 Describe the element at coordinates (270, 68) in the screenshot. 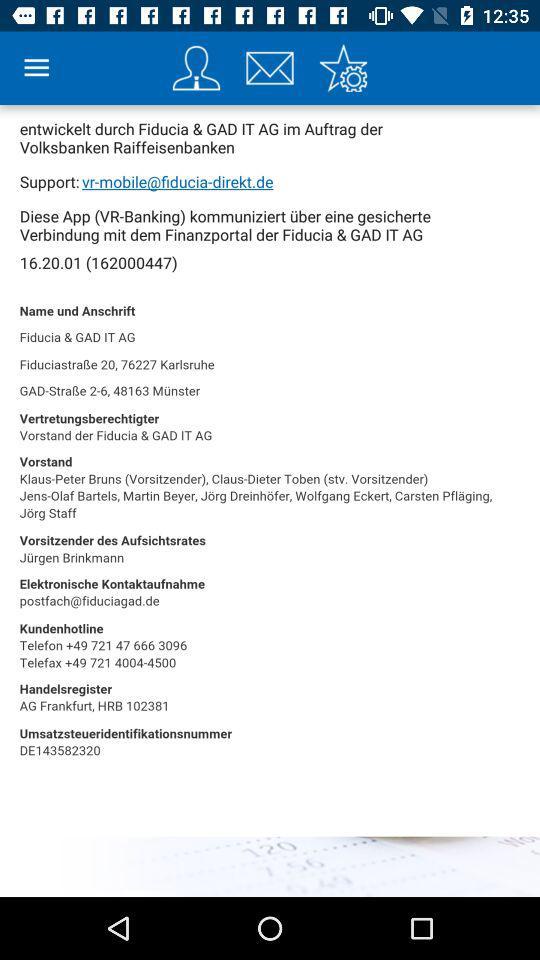

I see `message` at that location.